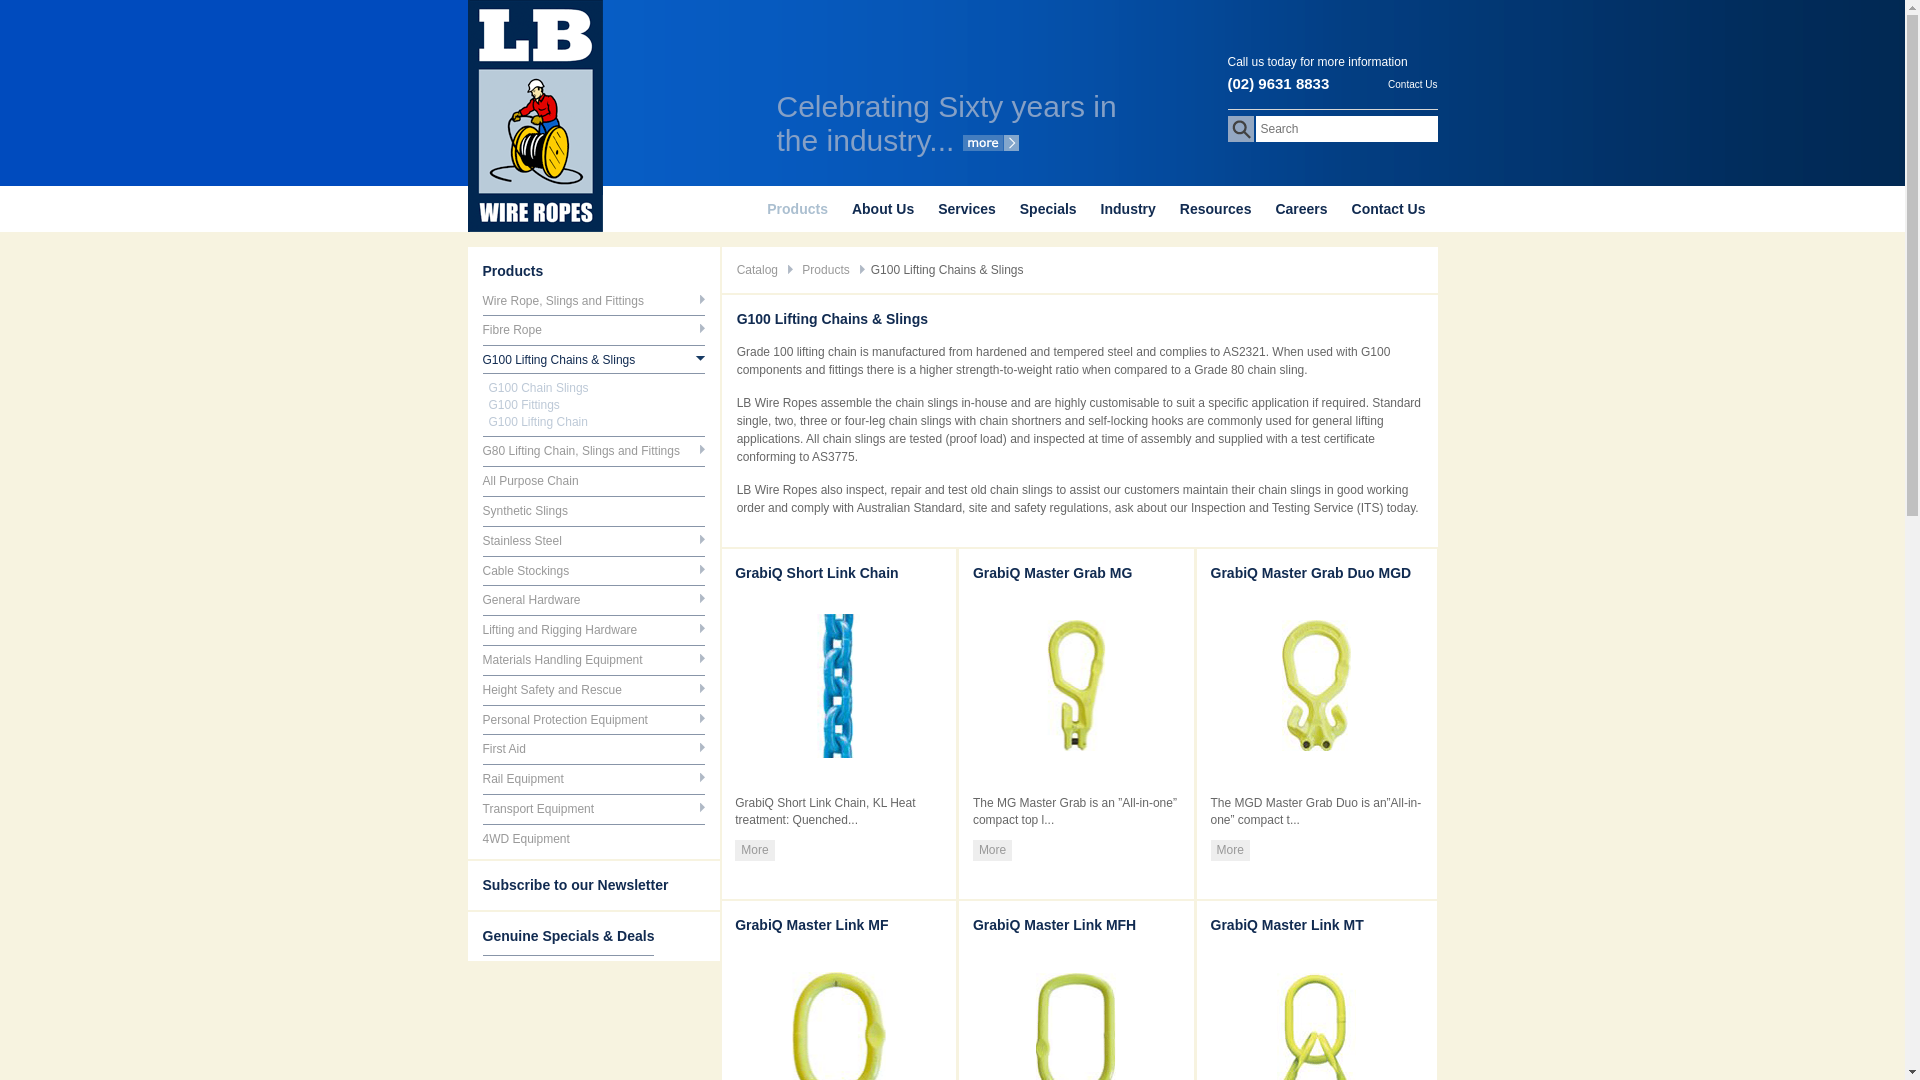 This screenshot has width=1920, height=1080. Describe the element at coordinates (529, 481) in the screenshot. I see `'All Purpose Chain'` at that location.